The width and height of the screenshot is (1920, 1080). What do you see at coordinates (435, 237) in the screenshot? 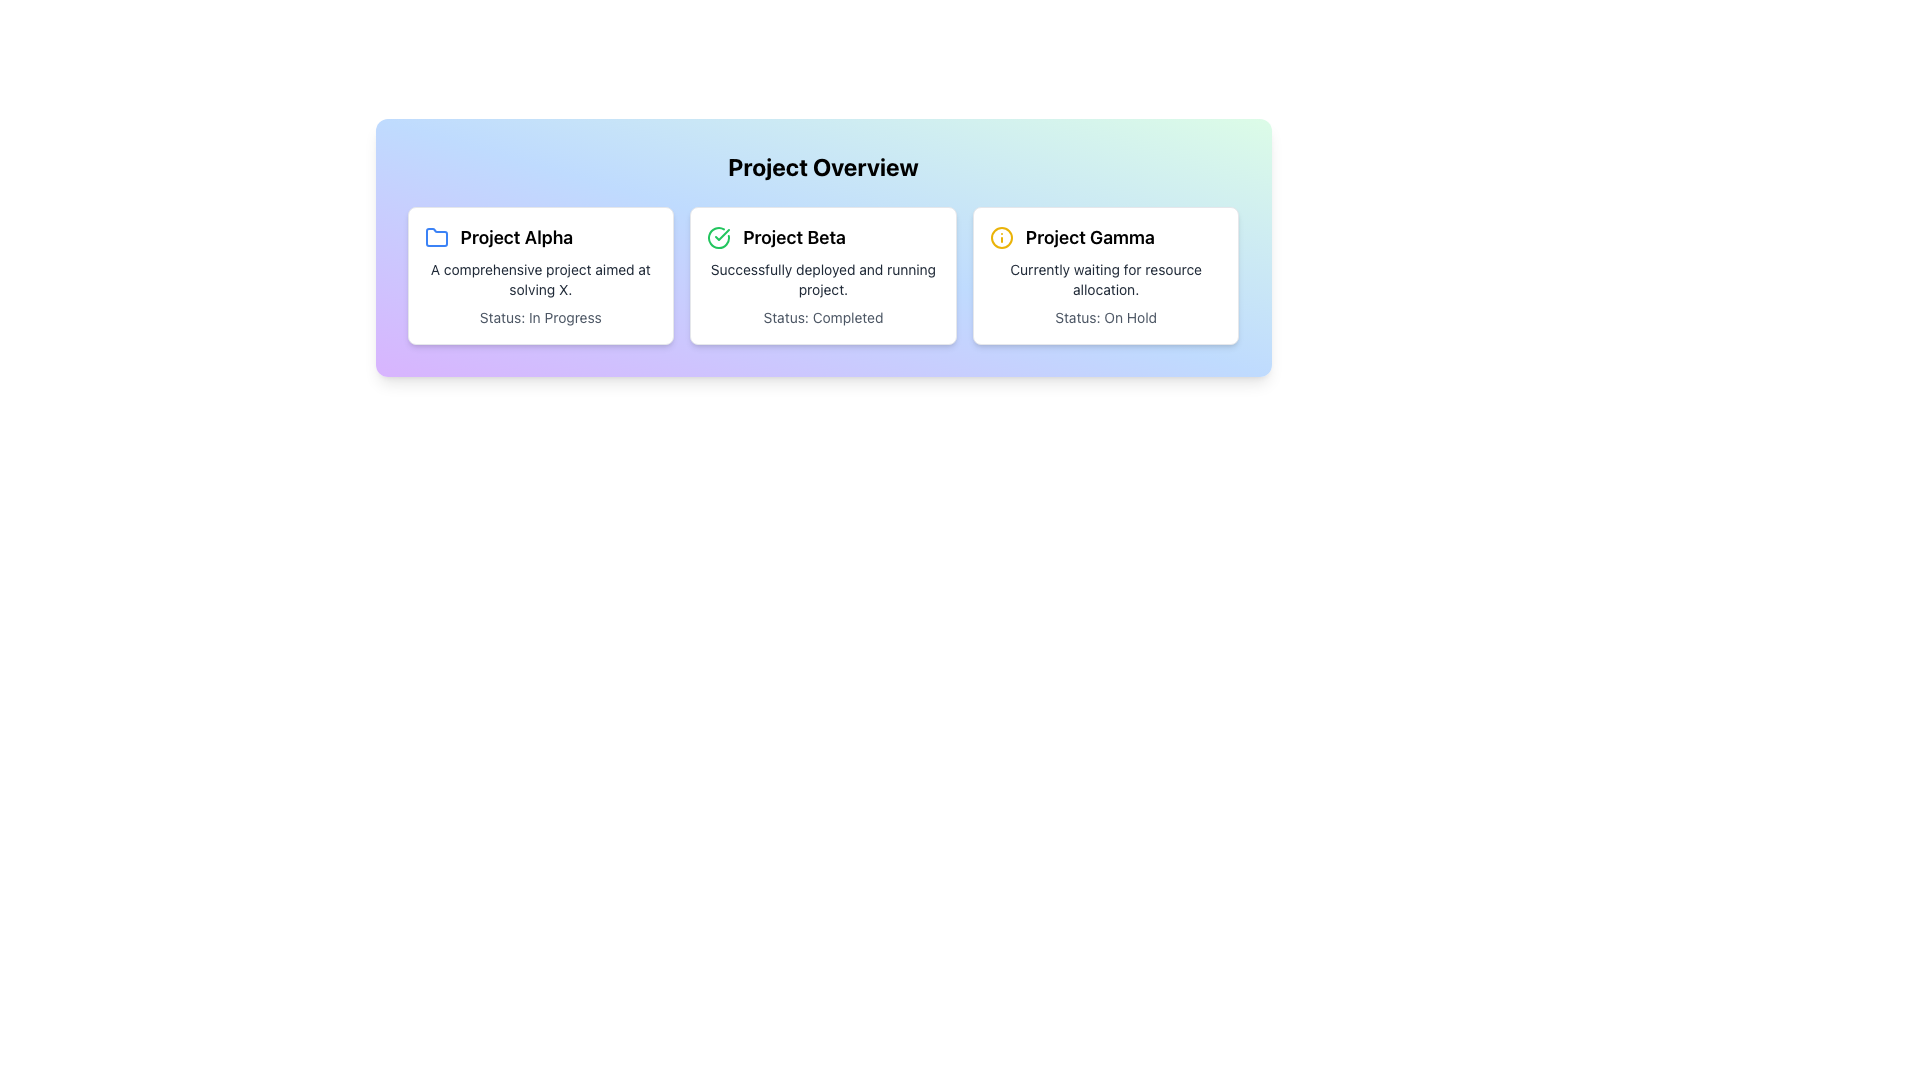
I see `the folder icon with a blue border located at the top-left corner of the 'Project Alpha' card` at bounding box center [435, 237].